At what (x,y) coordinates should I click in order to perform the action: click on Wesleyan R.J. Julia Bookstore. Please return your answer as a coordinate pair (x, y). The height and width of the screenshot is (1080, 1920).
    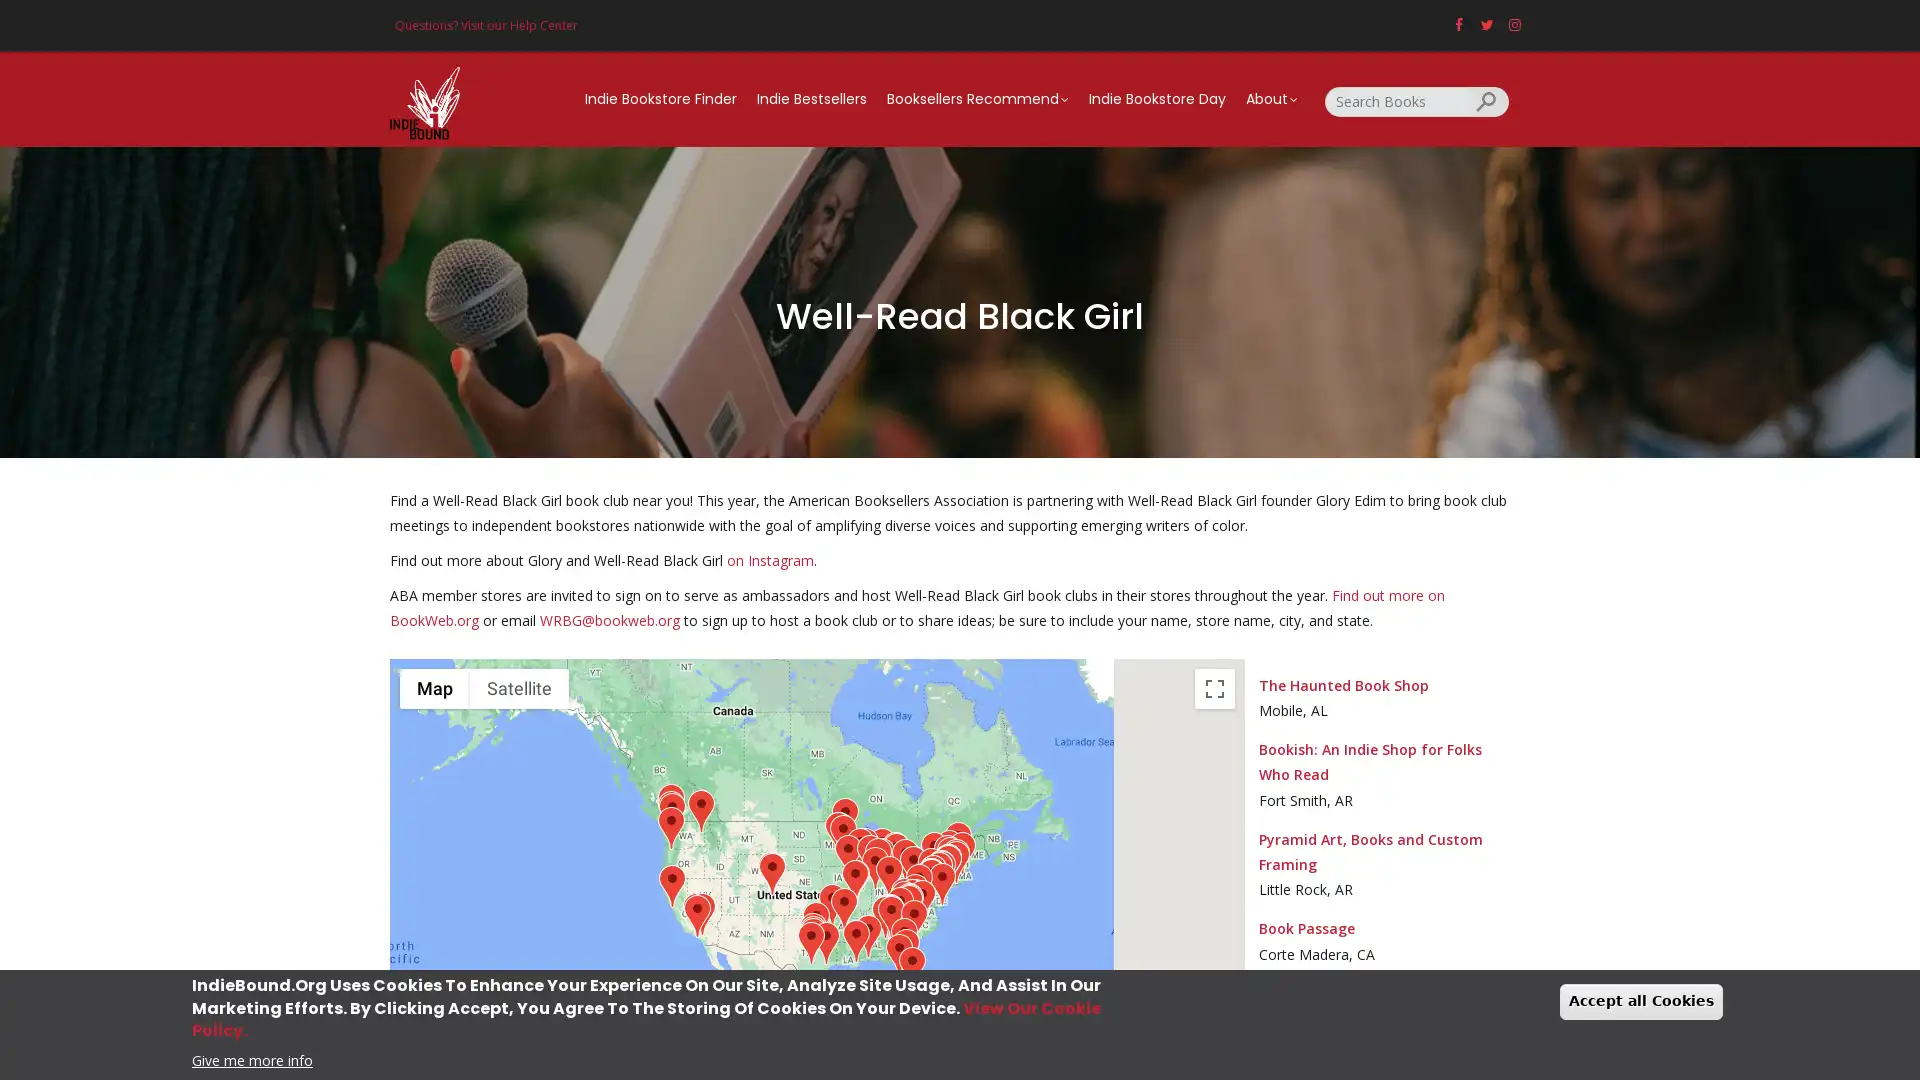
    Looking at the image, I should click on (954, 858).